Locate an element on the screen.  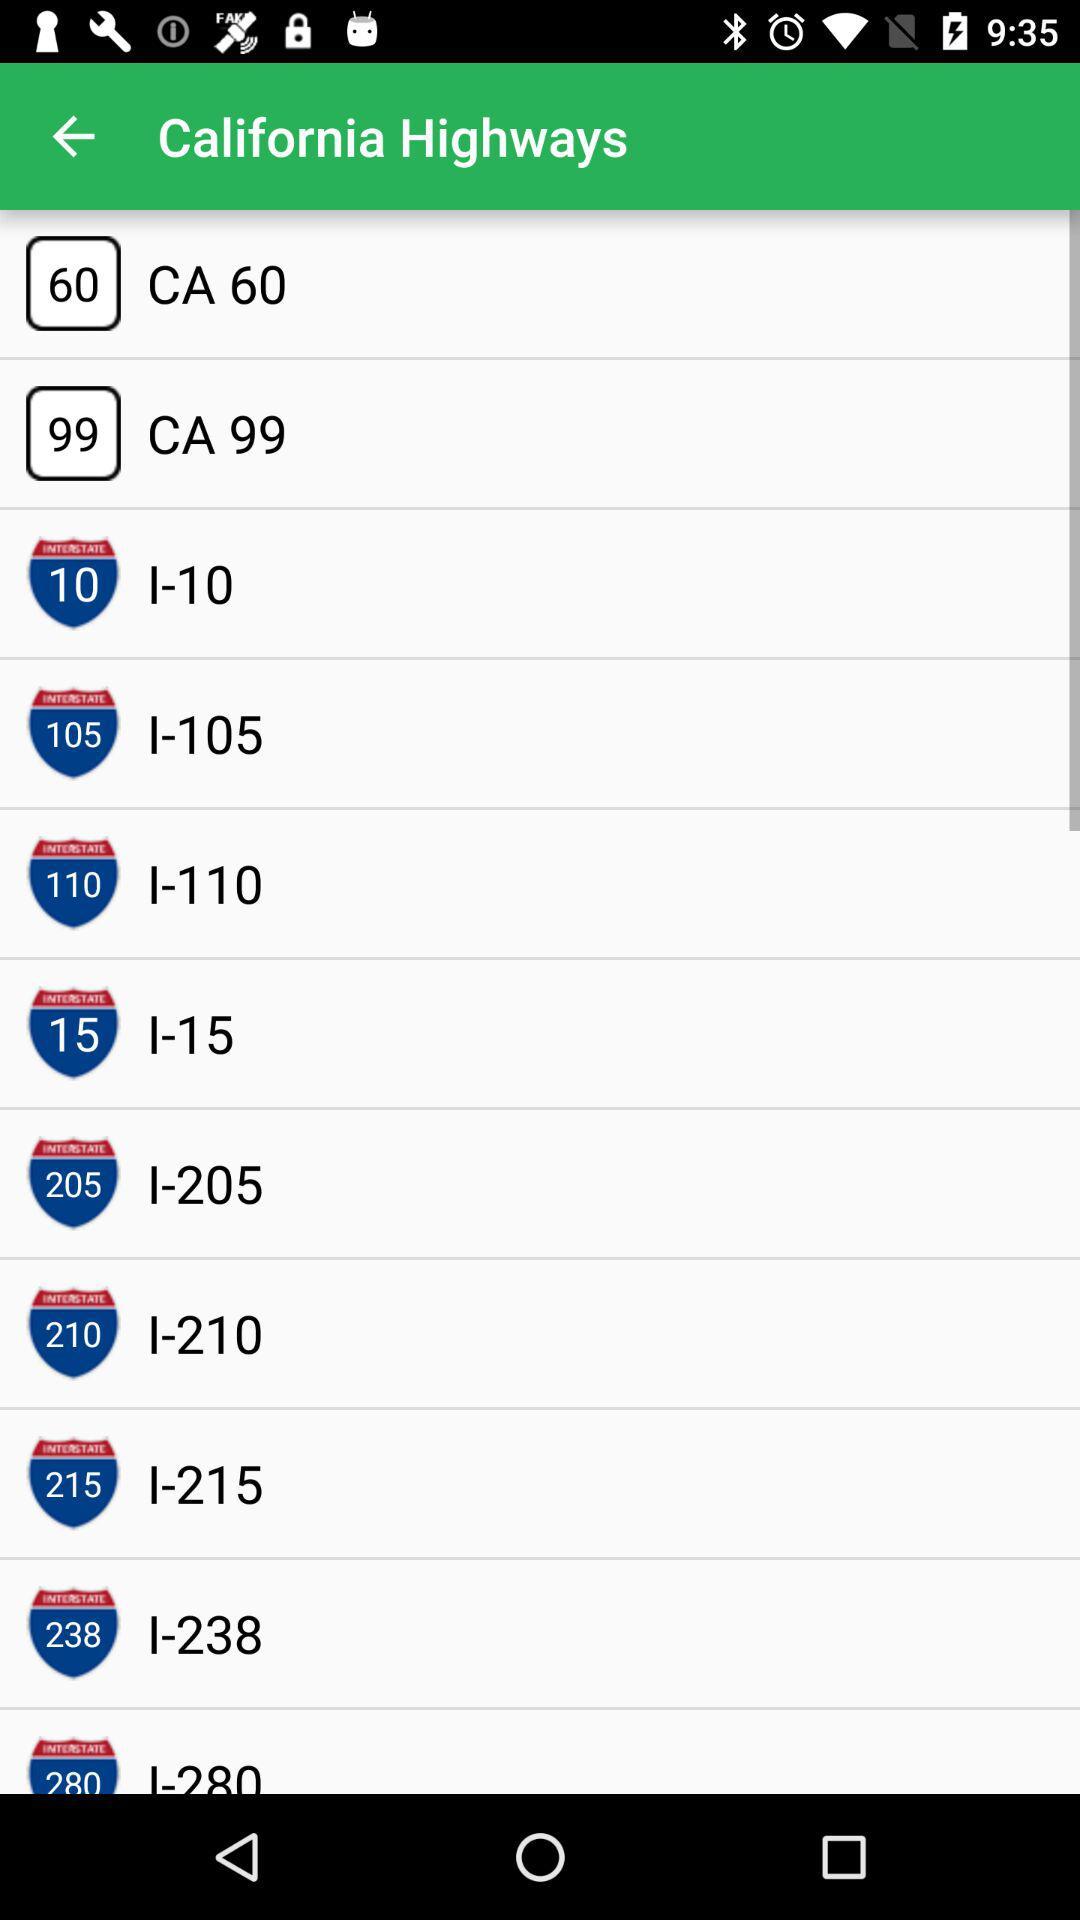
item below the ca 99 is located at coordinates (190, 582).